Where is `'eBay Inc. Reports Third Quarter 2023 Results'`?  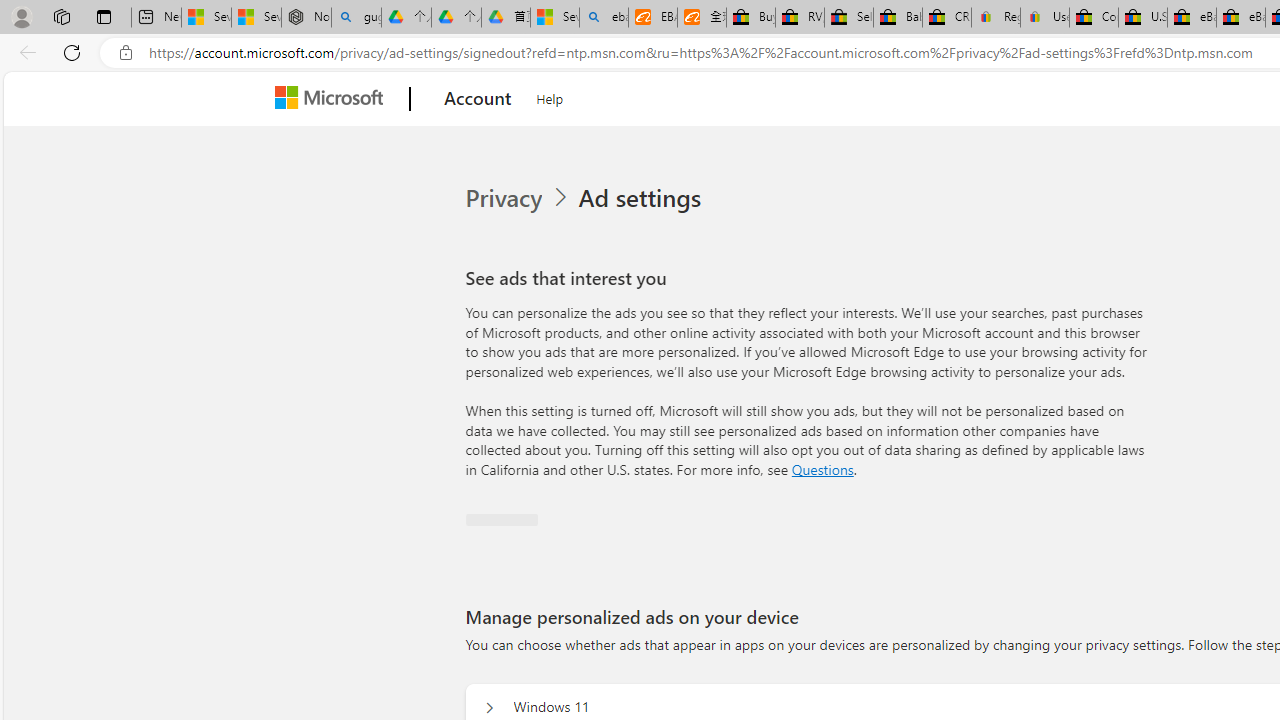
'eBay Inc. Reports Third Quarter 2023 Results' is located at coordinates (1239, 17).